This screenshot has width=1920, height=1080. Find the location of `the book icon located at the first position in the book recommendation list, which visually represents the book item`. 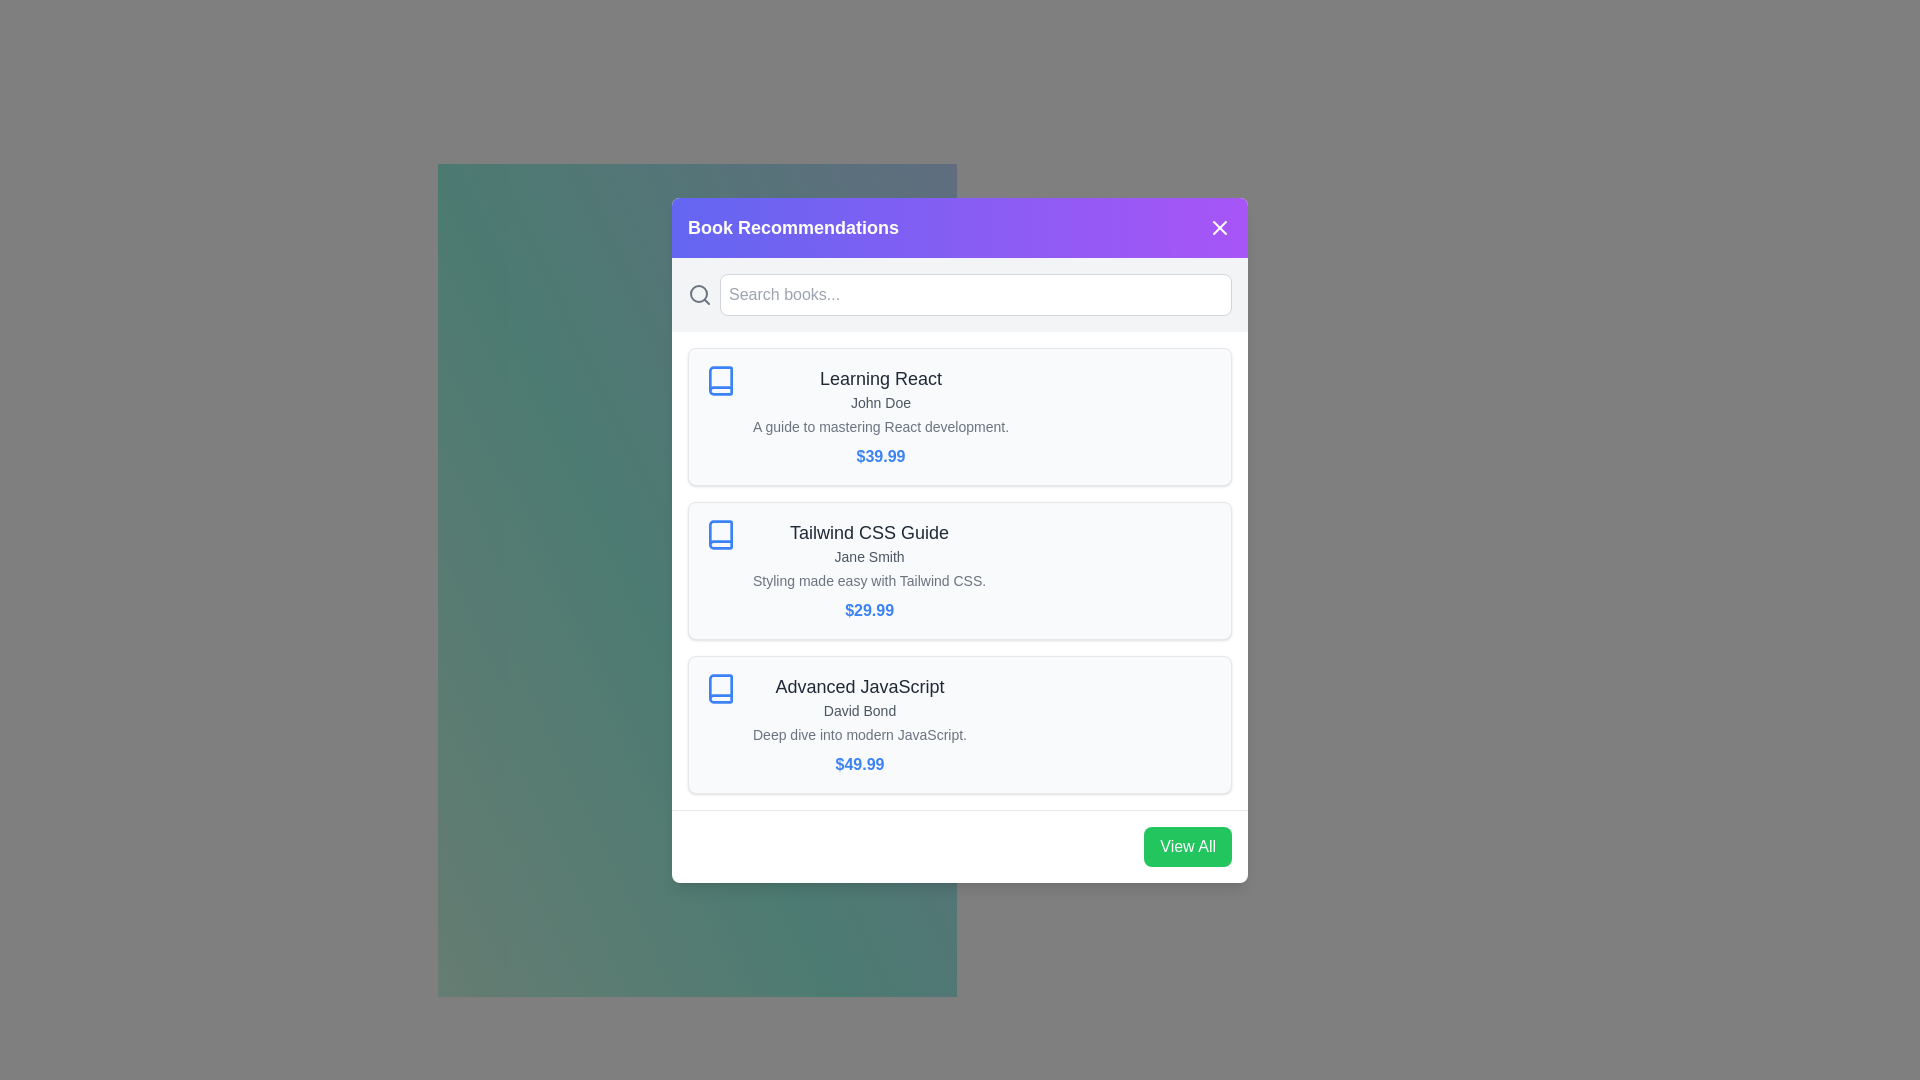

the book icon located at the first position in the book recommendation list, which visually represents the book item is located at coordinates (720, 380).